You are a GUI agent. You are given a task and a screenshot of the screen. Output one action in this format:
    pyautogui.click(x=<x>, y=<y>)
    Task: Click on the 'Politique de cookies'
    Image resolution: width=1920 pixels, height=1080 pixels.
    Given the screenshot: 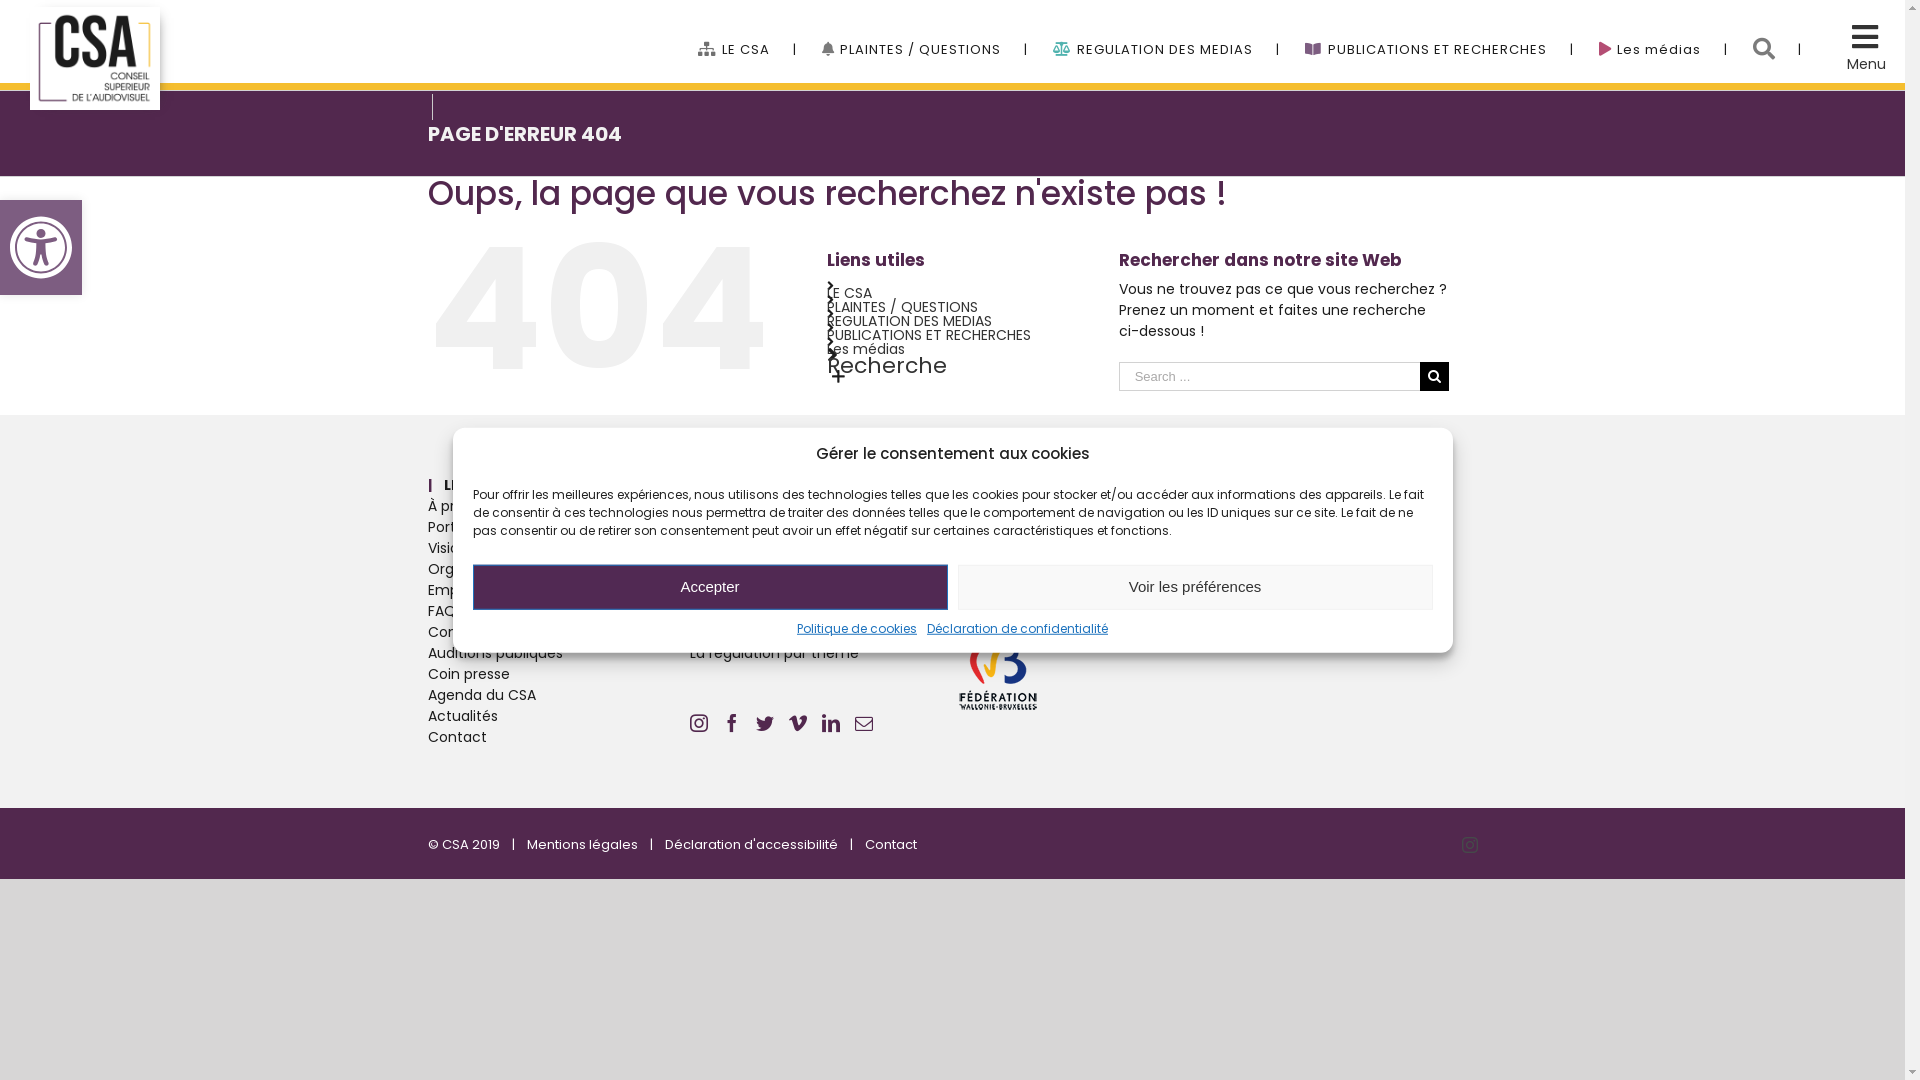 What is the action you would take?
    pyautogui.click(x=857, y=627)
    